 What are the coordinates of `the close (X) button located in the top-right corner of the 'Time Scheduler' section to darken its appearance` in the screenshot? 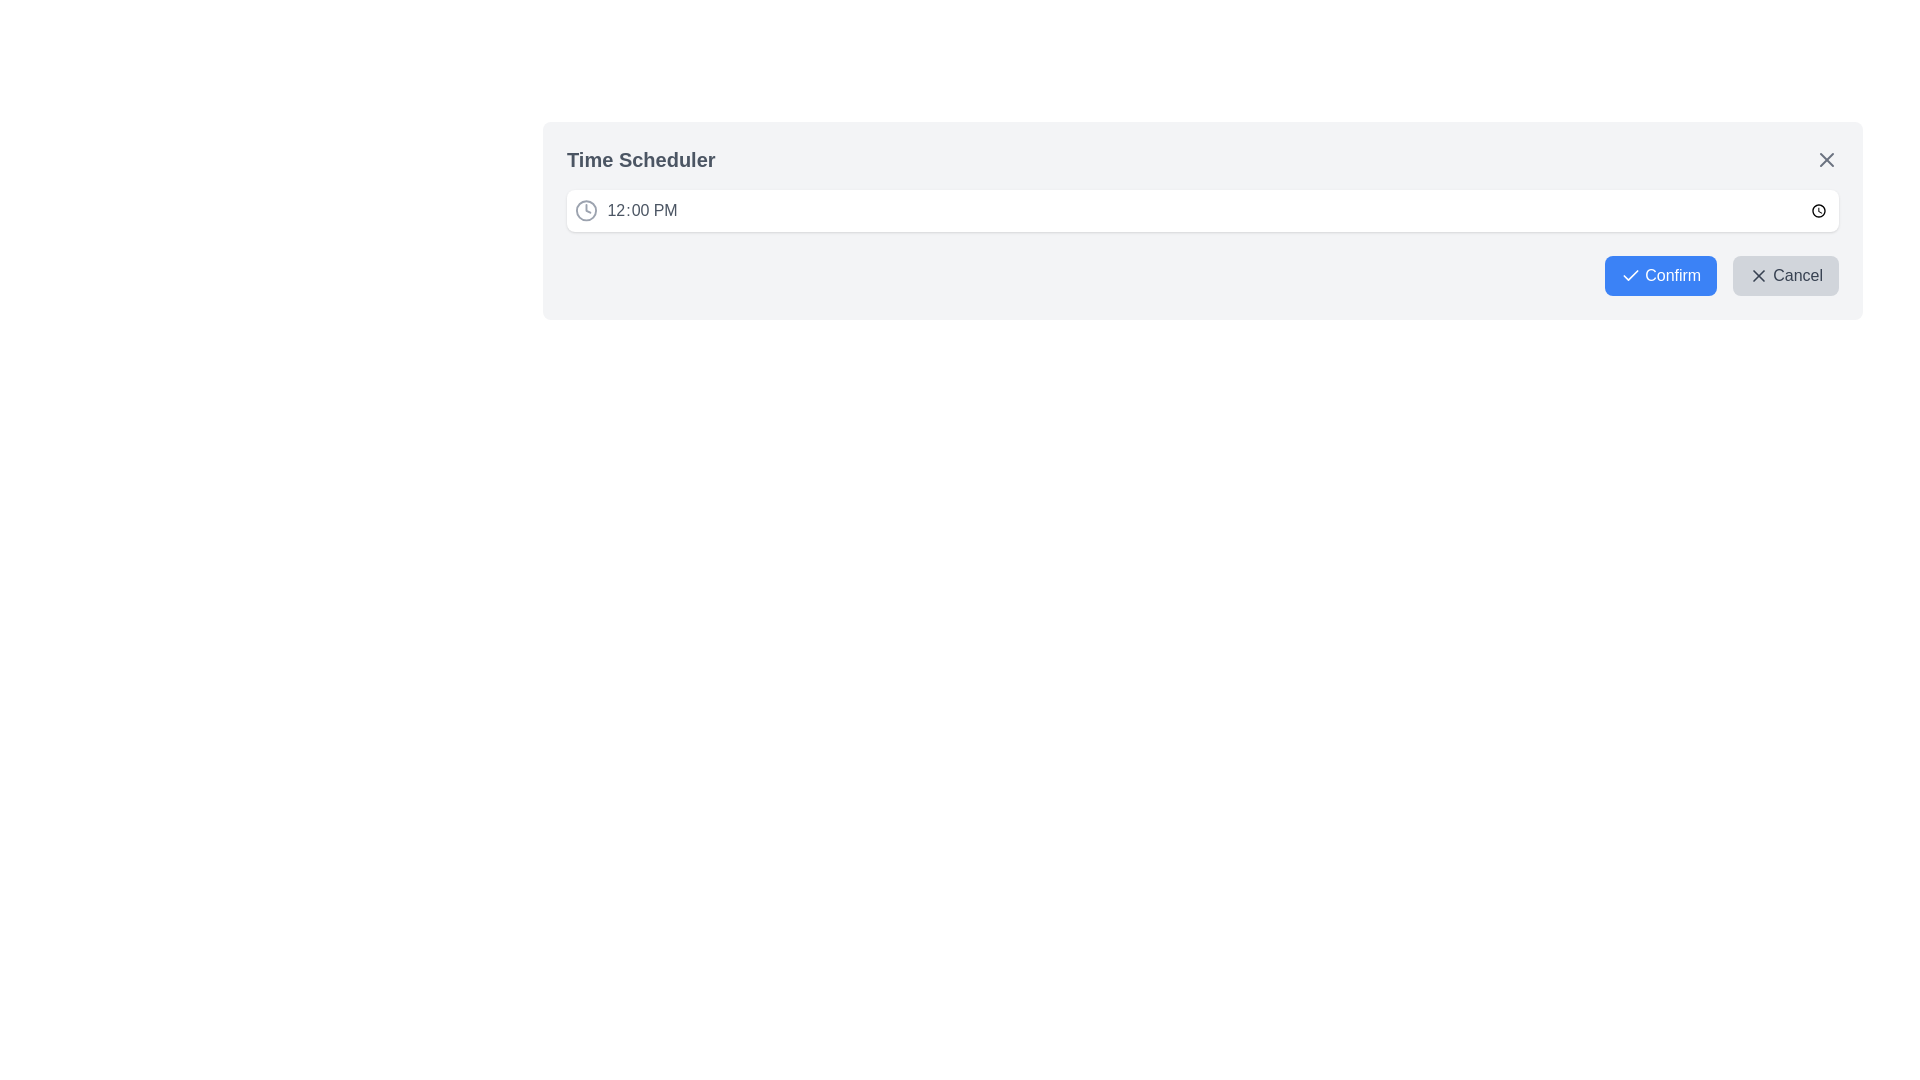 It's located at (1827, 158).